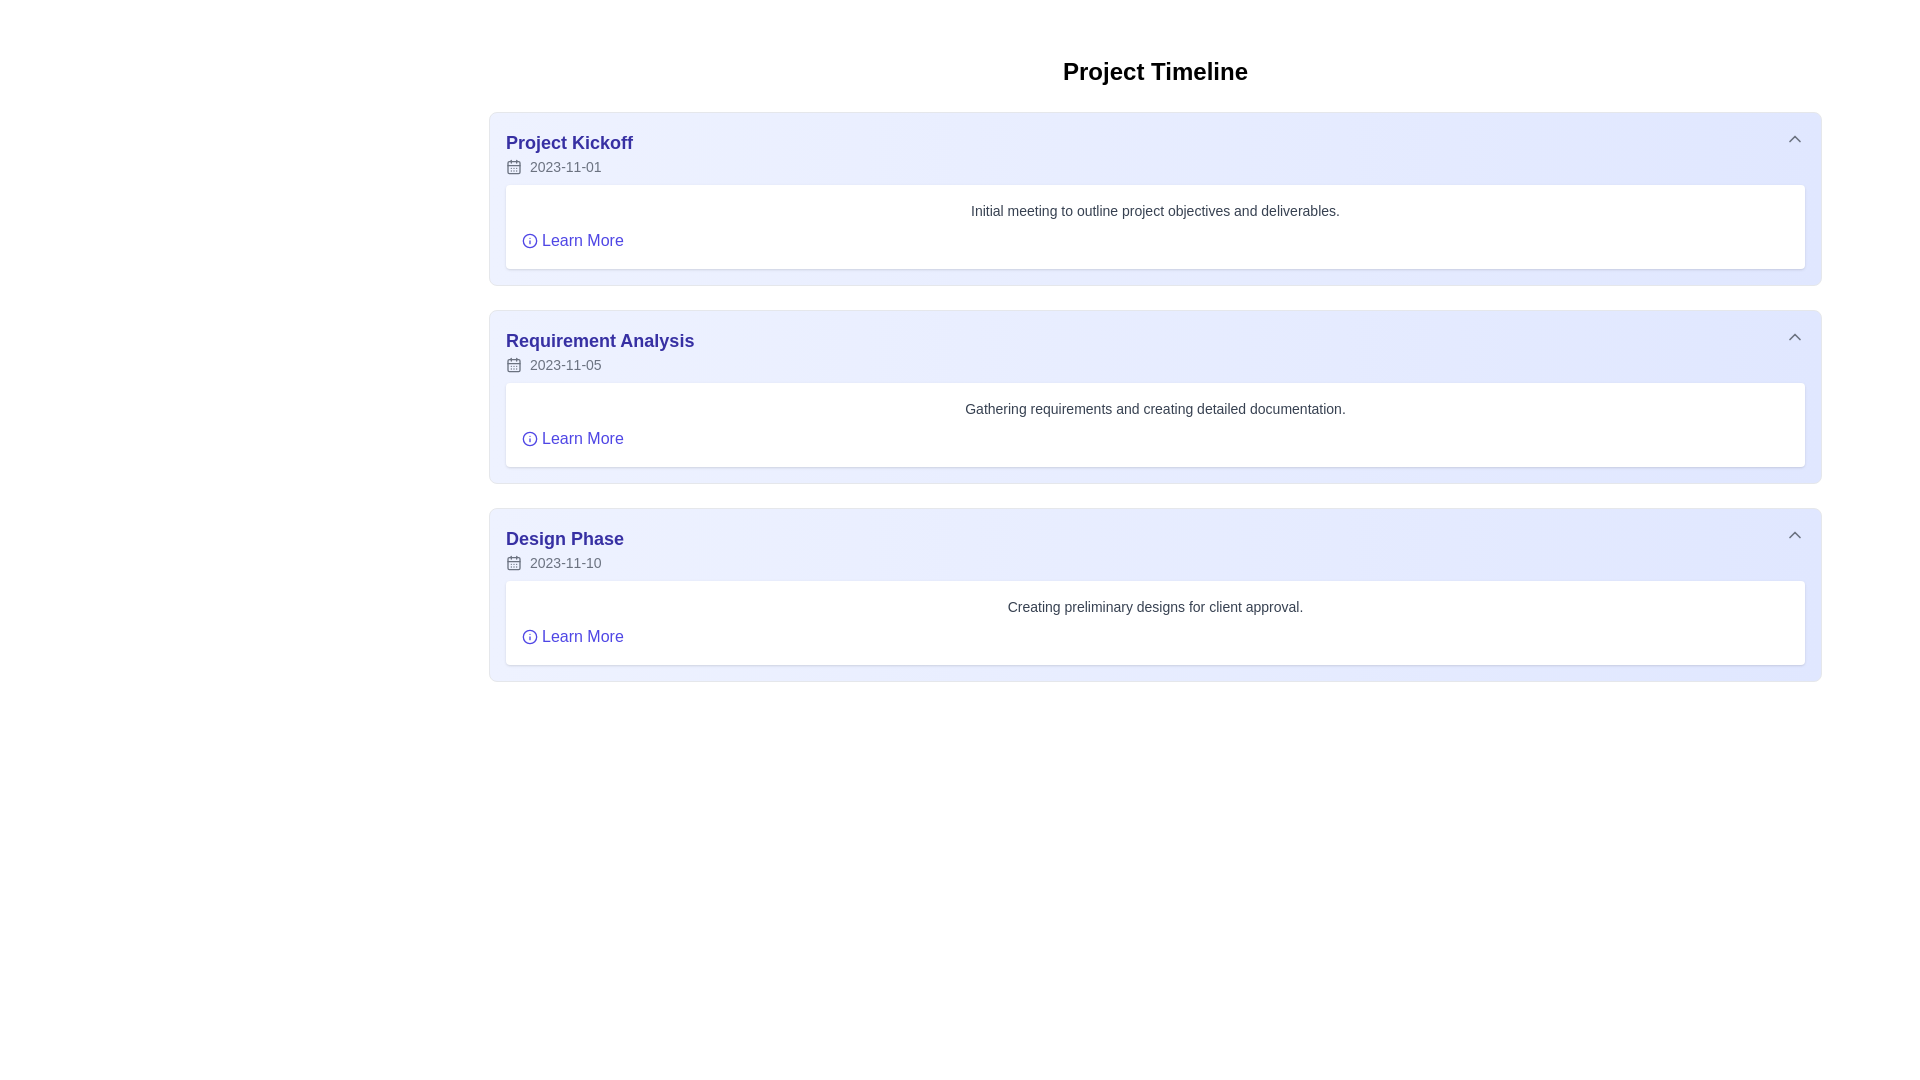 This screenshot has width=1920, height=1080. Describe the element at coordinates (1155, 211) in the screenshot. I see `the static text label that provides information about the initial project meeting, located in the 'Project Kickoff' card above the 'Learn More' link` at that location.